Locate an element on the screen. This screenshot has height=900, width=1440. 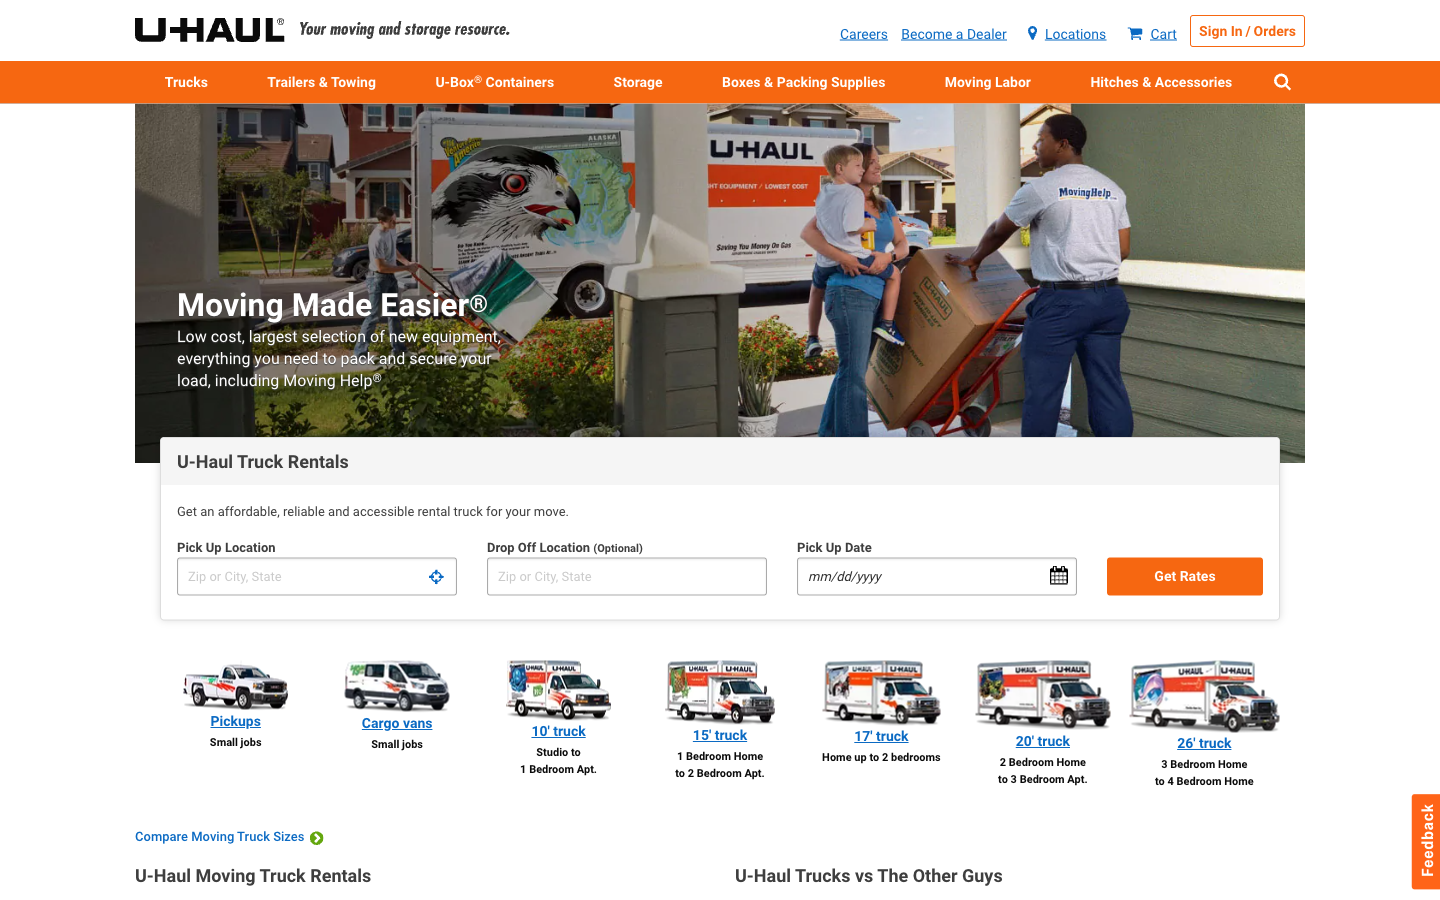
Book a truck for moving from a three bedroom flat is located at coordinates (1042, 723).